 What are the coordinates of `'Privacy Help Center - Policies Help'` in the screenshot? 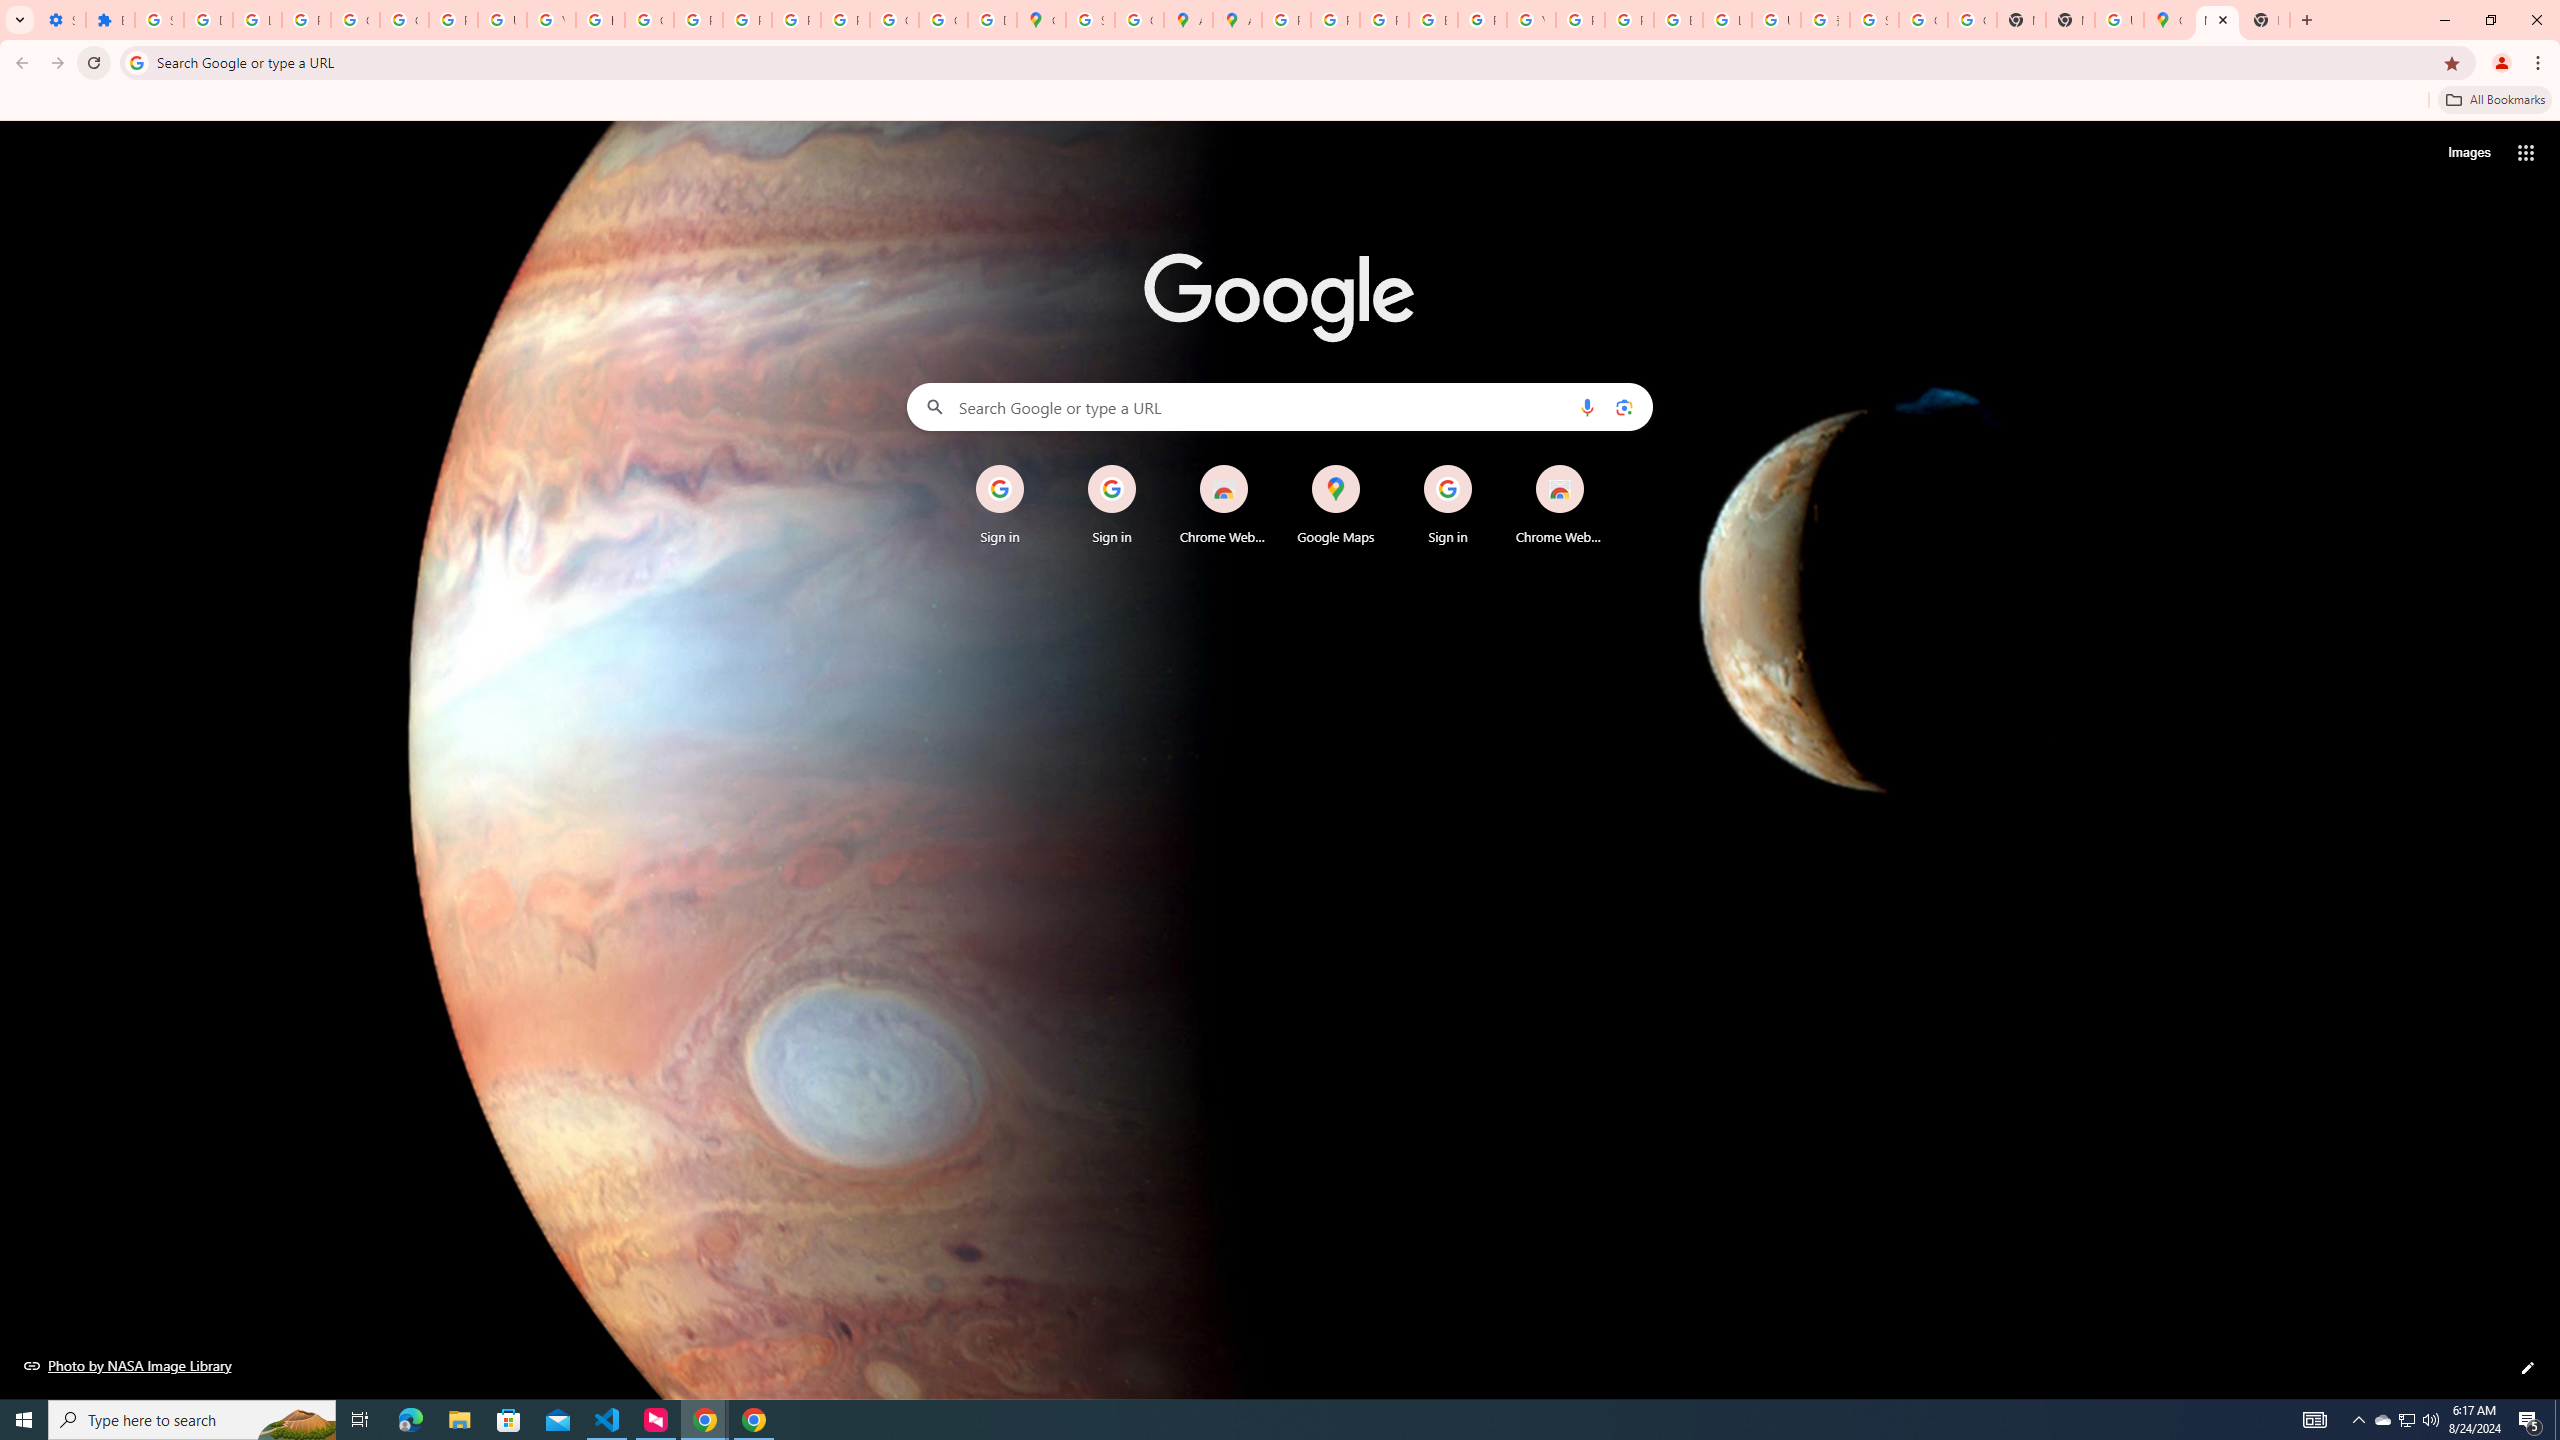 It's located at (1383, 19).